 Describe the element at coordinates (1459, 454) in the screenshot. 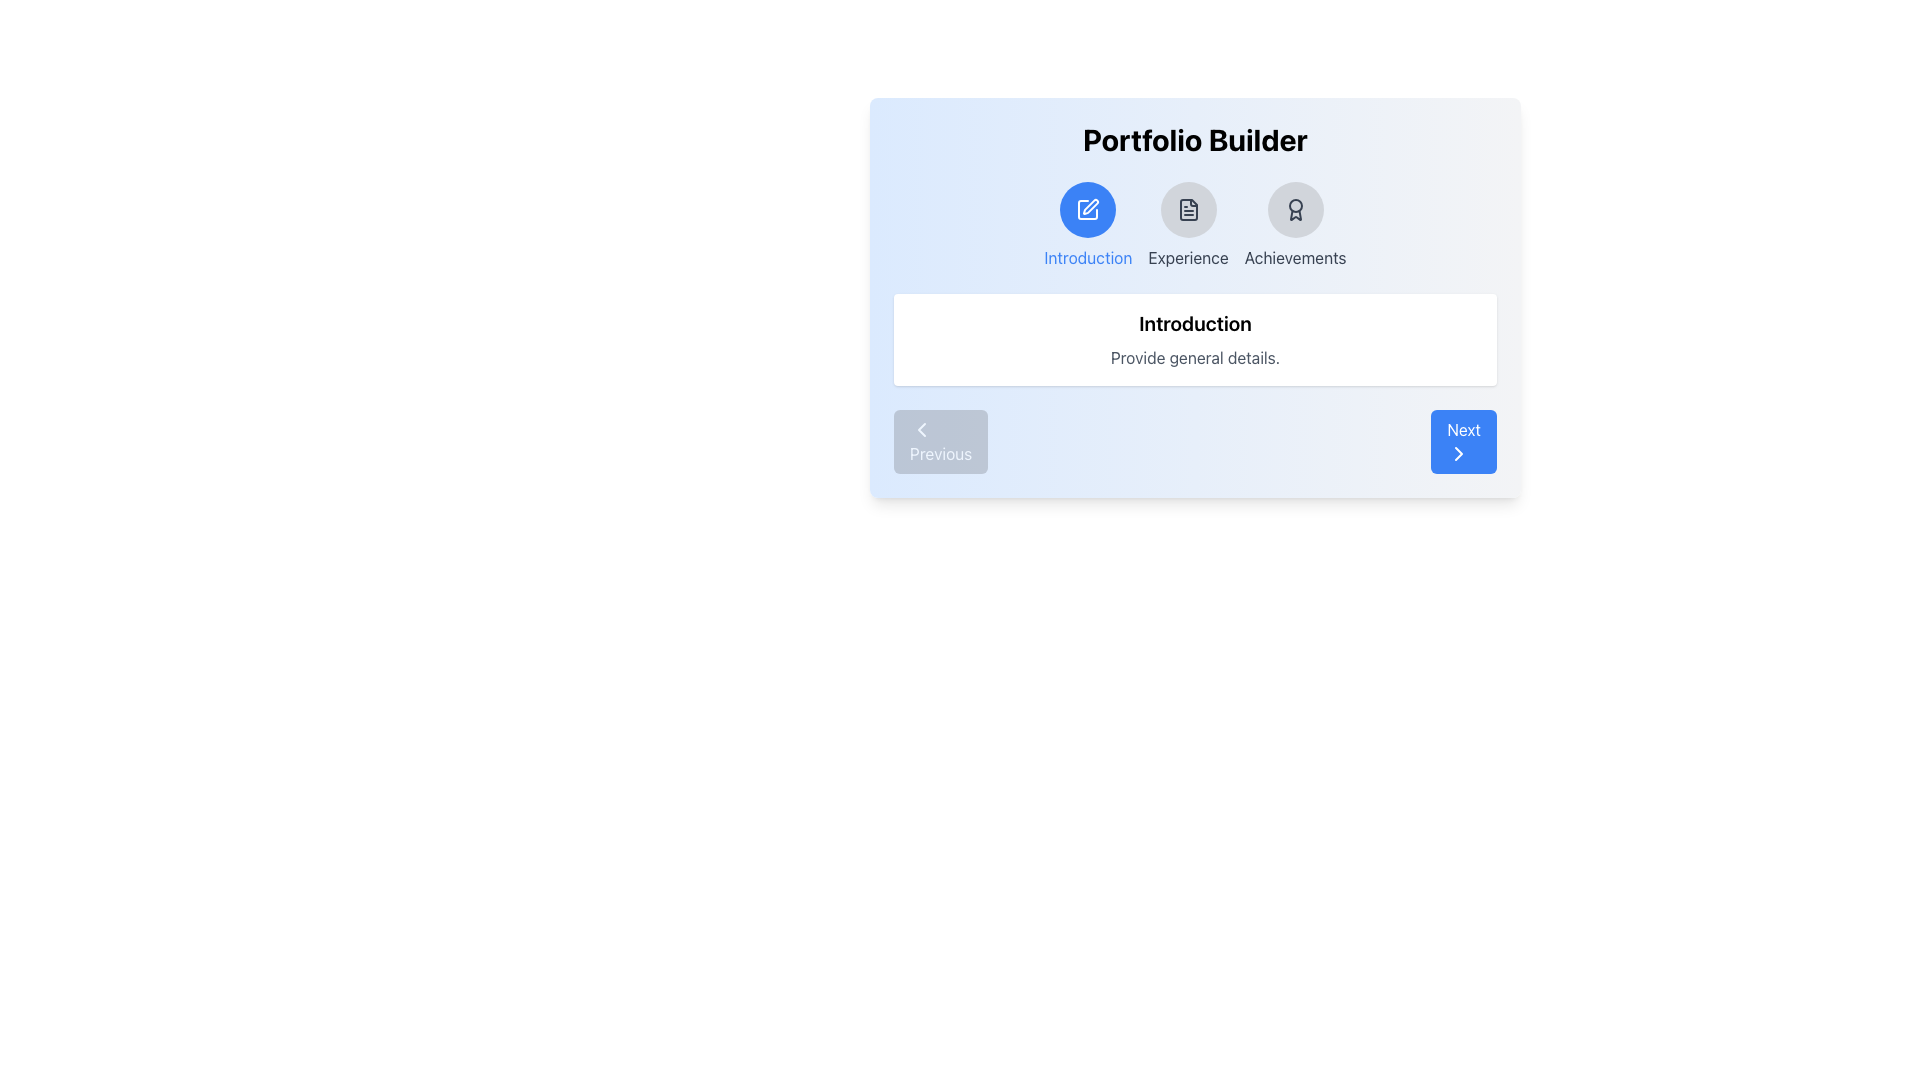

I see `the chevron icon located within the 'Next' button at the bottom right of the interface` at that location.